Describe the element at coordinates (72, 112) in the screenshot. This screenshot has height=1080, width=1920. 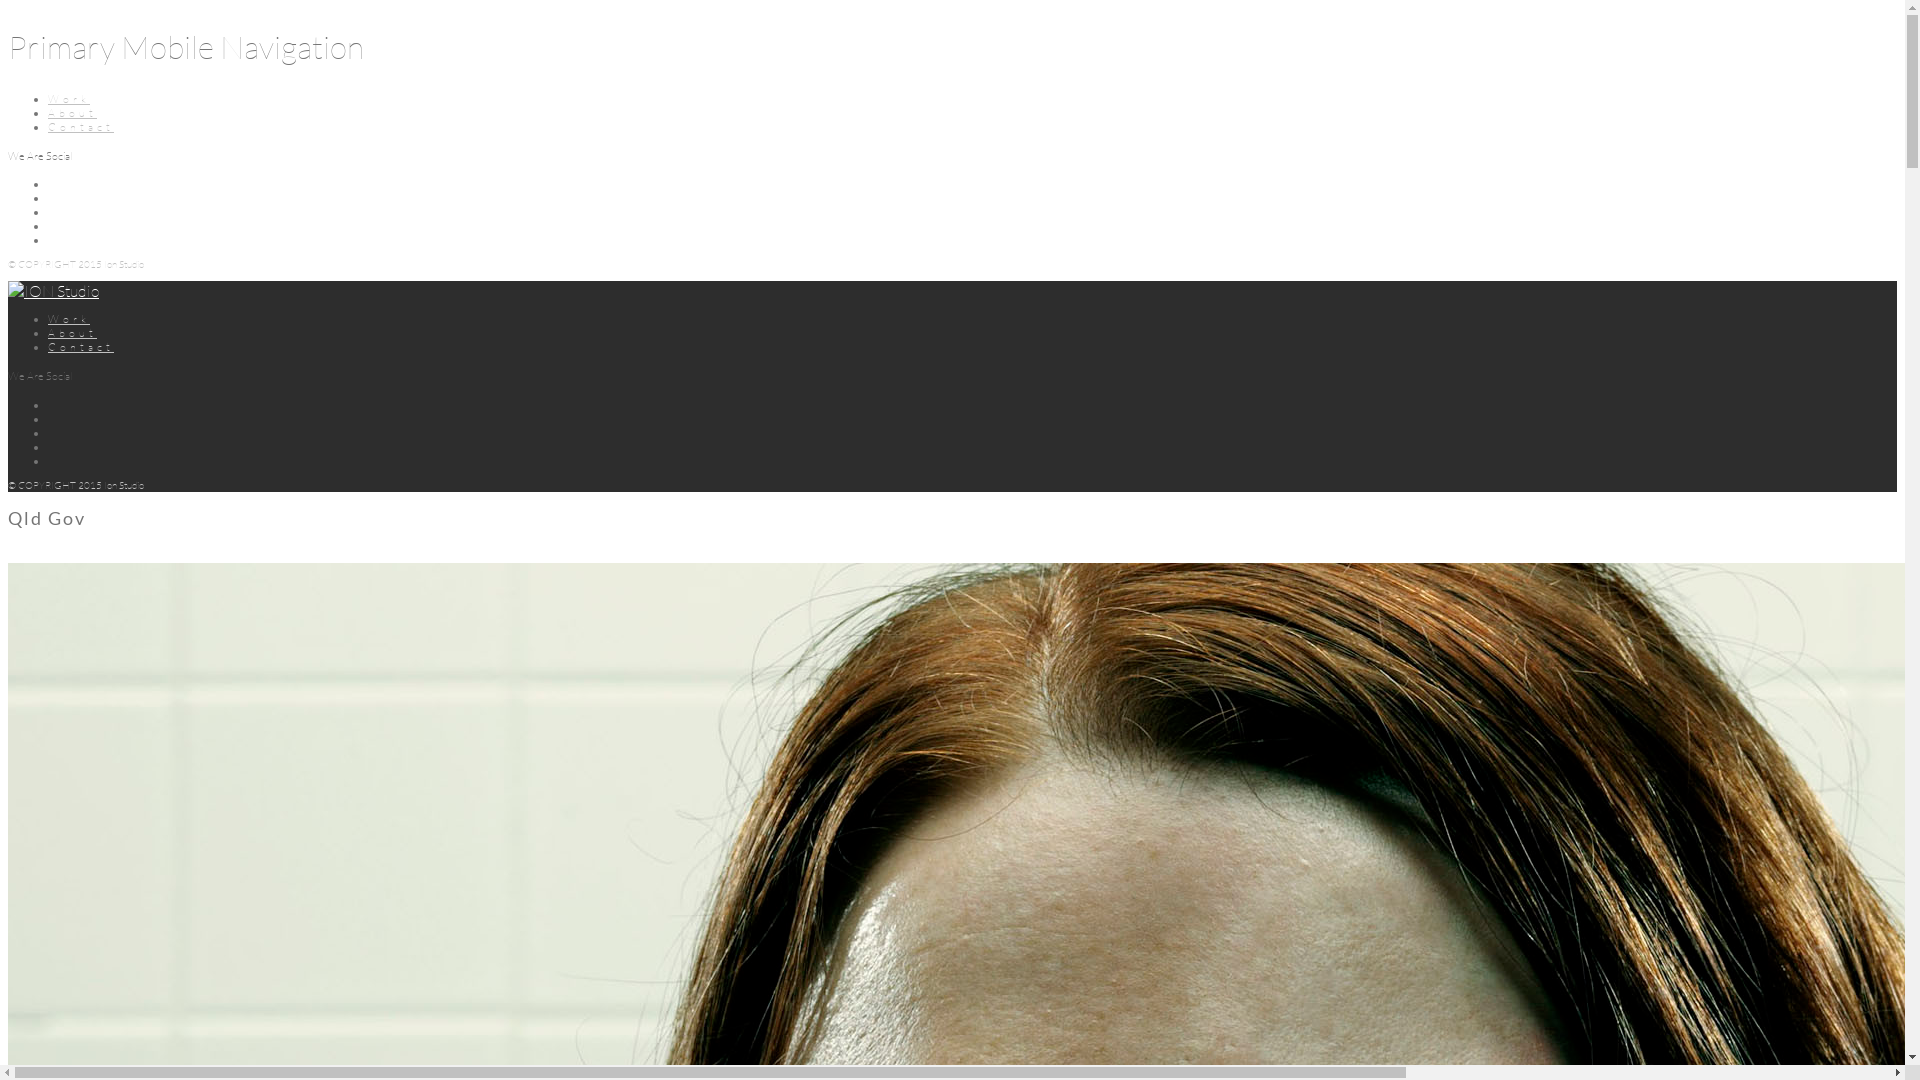
I see `'About'` at that location.